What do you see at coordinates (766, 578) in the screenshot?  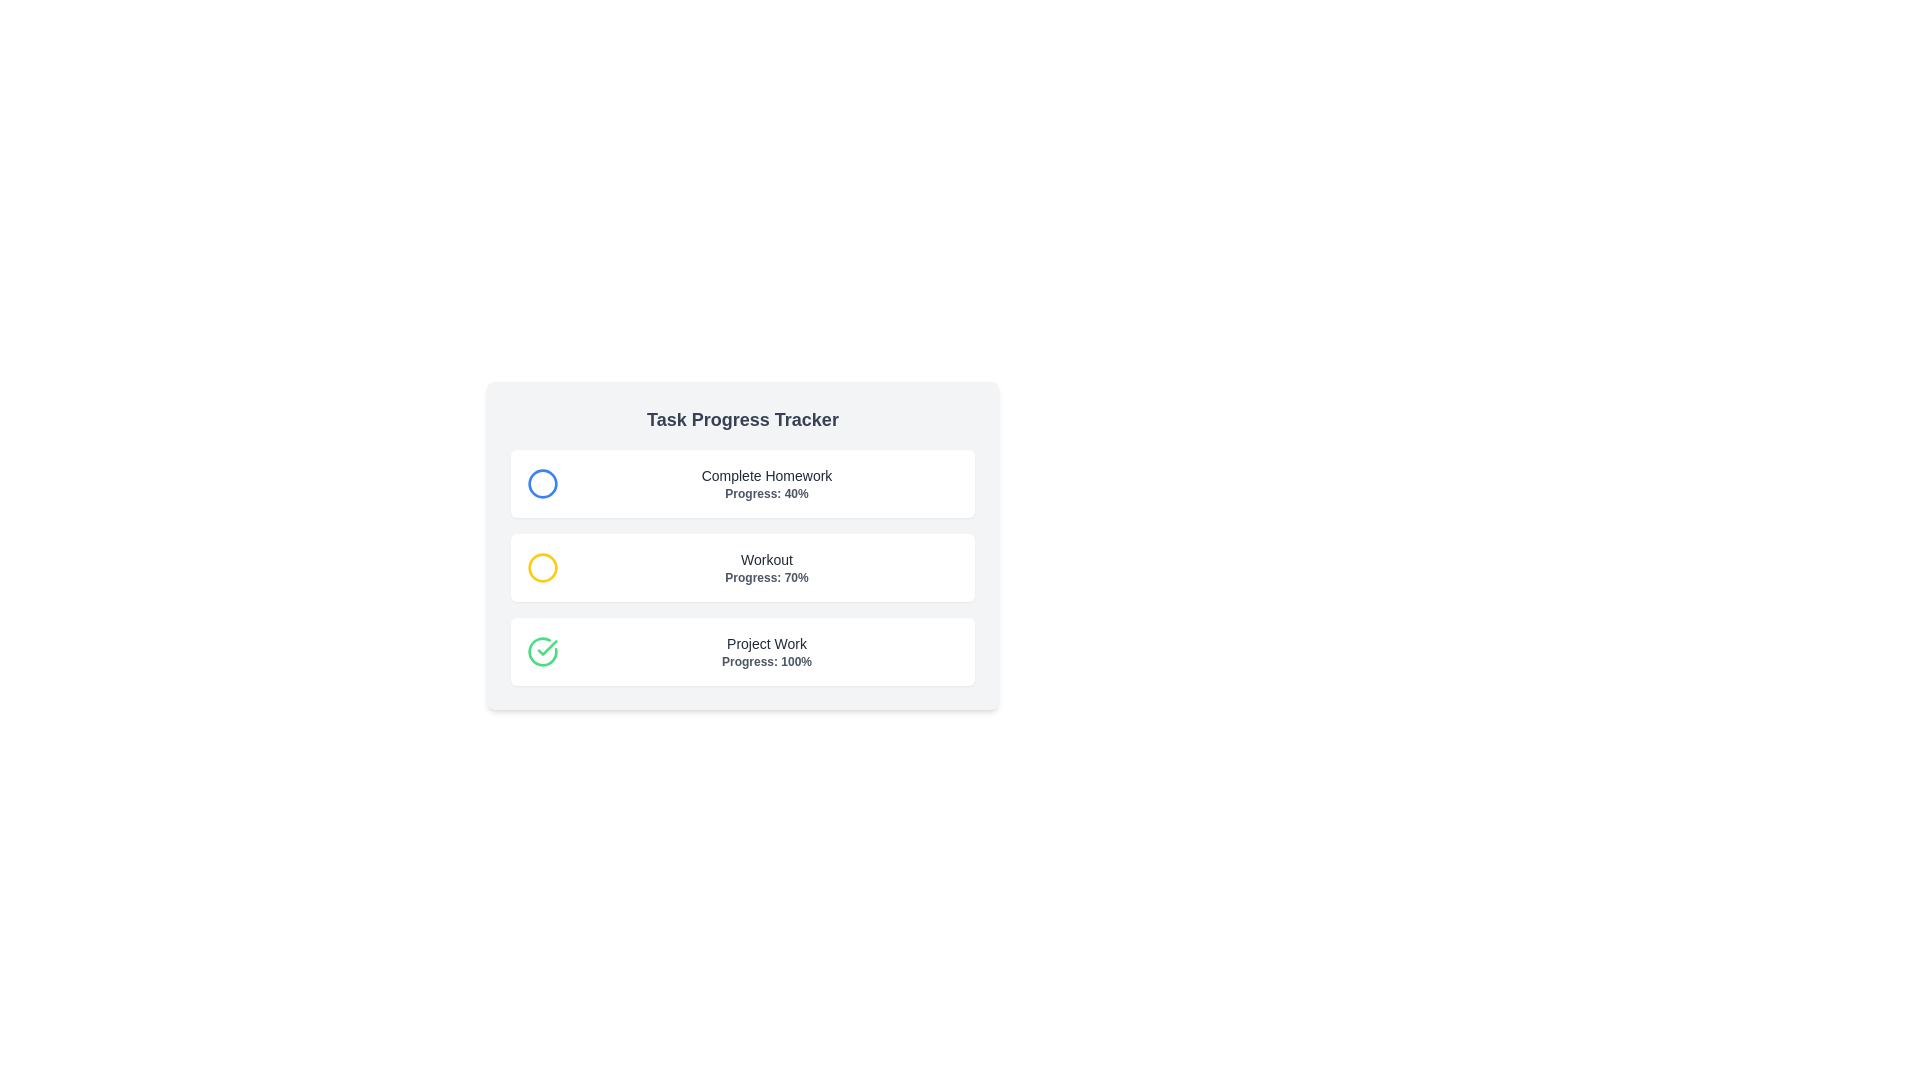 I see `the progress percentage text label that informs the user about the status of the 'Workout' task, positioned below the 'Workout' text in a card layout` at bounding box center [766, 578].